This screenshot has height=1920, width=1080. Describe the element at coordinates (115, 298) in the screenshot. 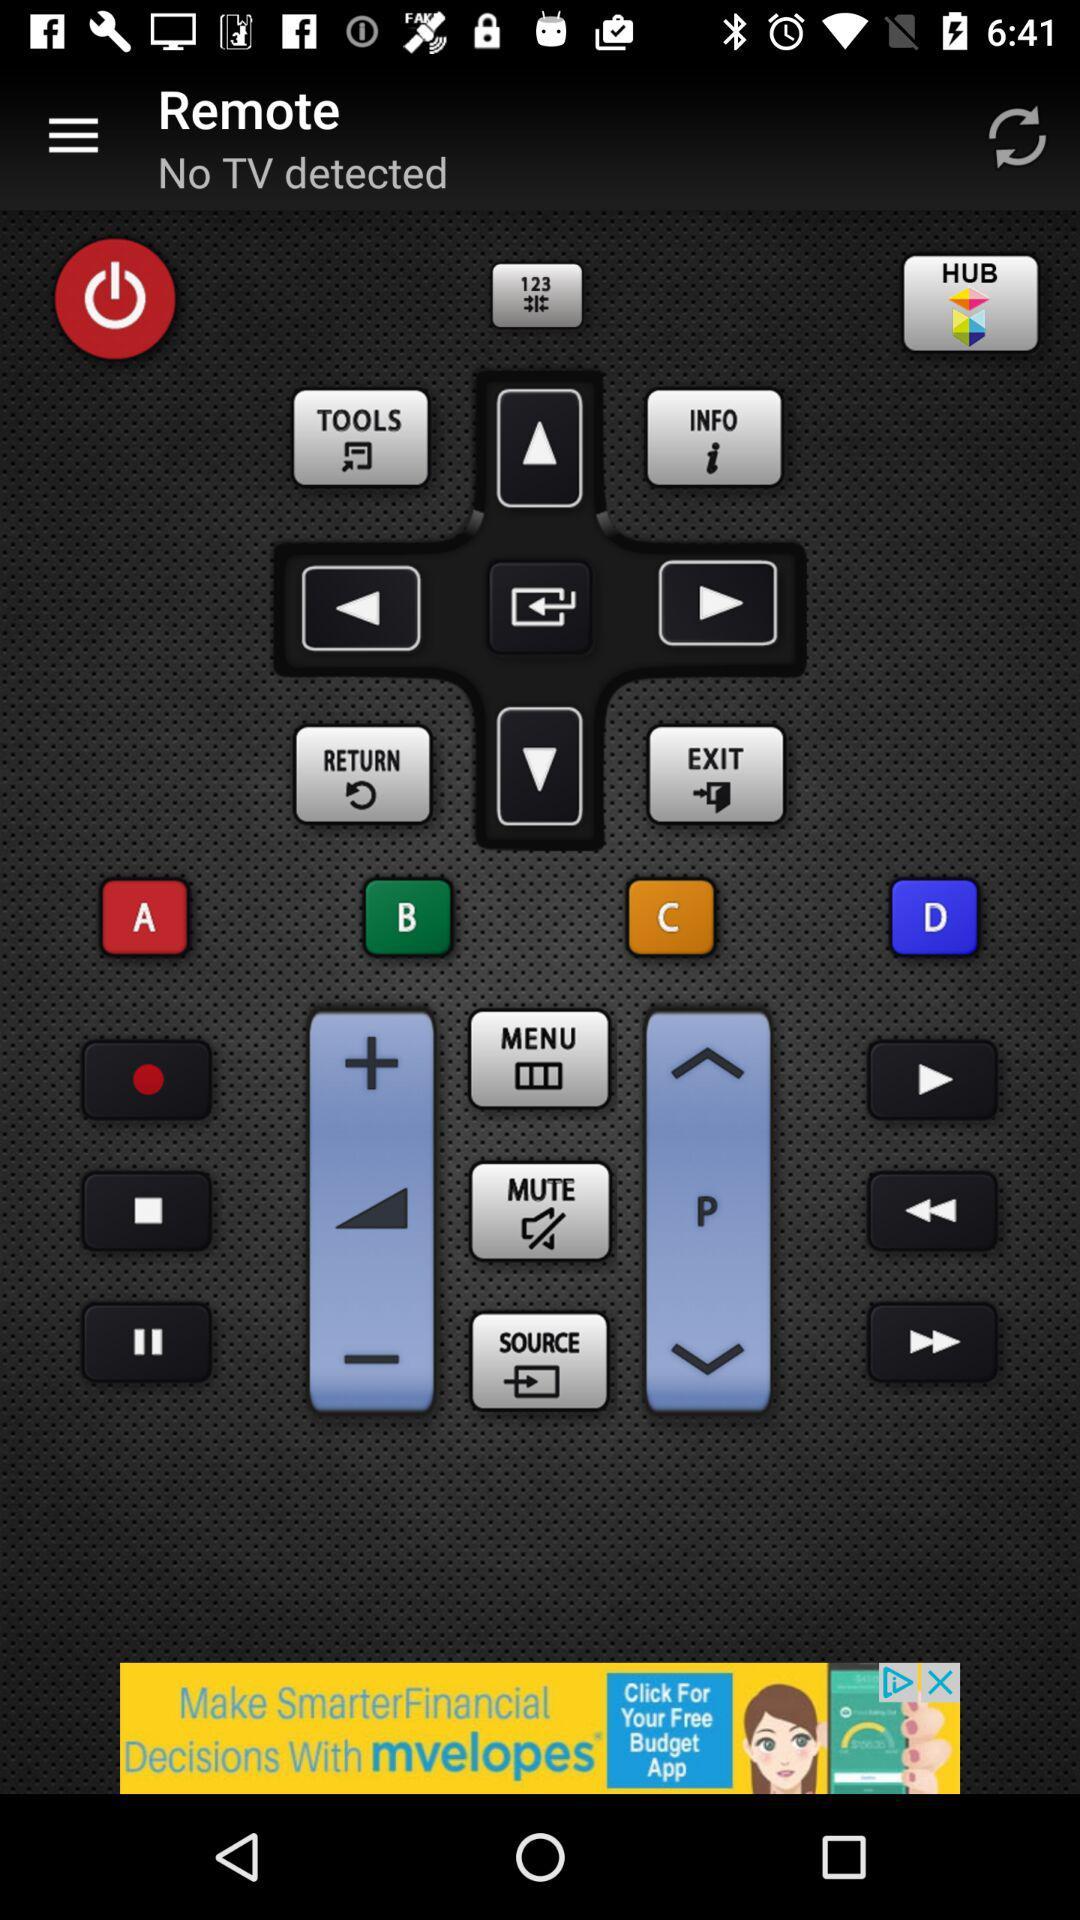

I see `power off botton` at that location.